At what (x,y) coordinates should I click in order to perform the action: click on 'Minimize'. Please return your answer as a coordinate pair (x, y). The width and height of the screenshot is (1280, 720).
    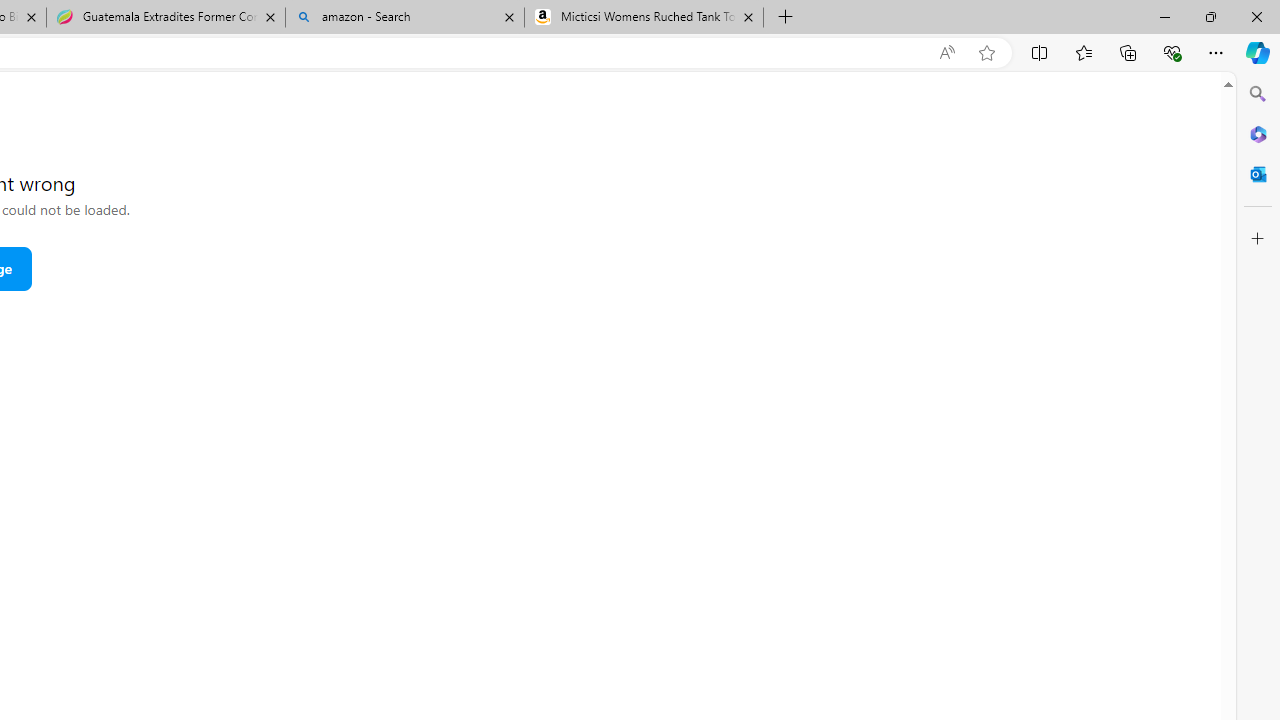
    Looking at the image, I should click on (1164, 16).